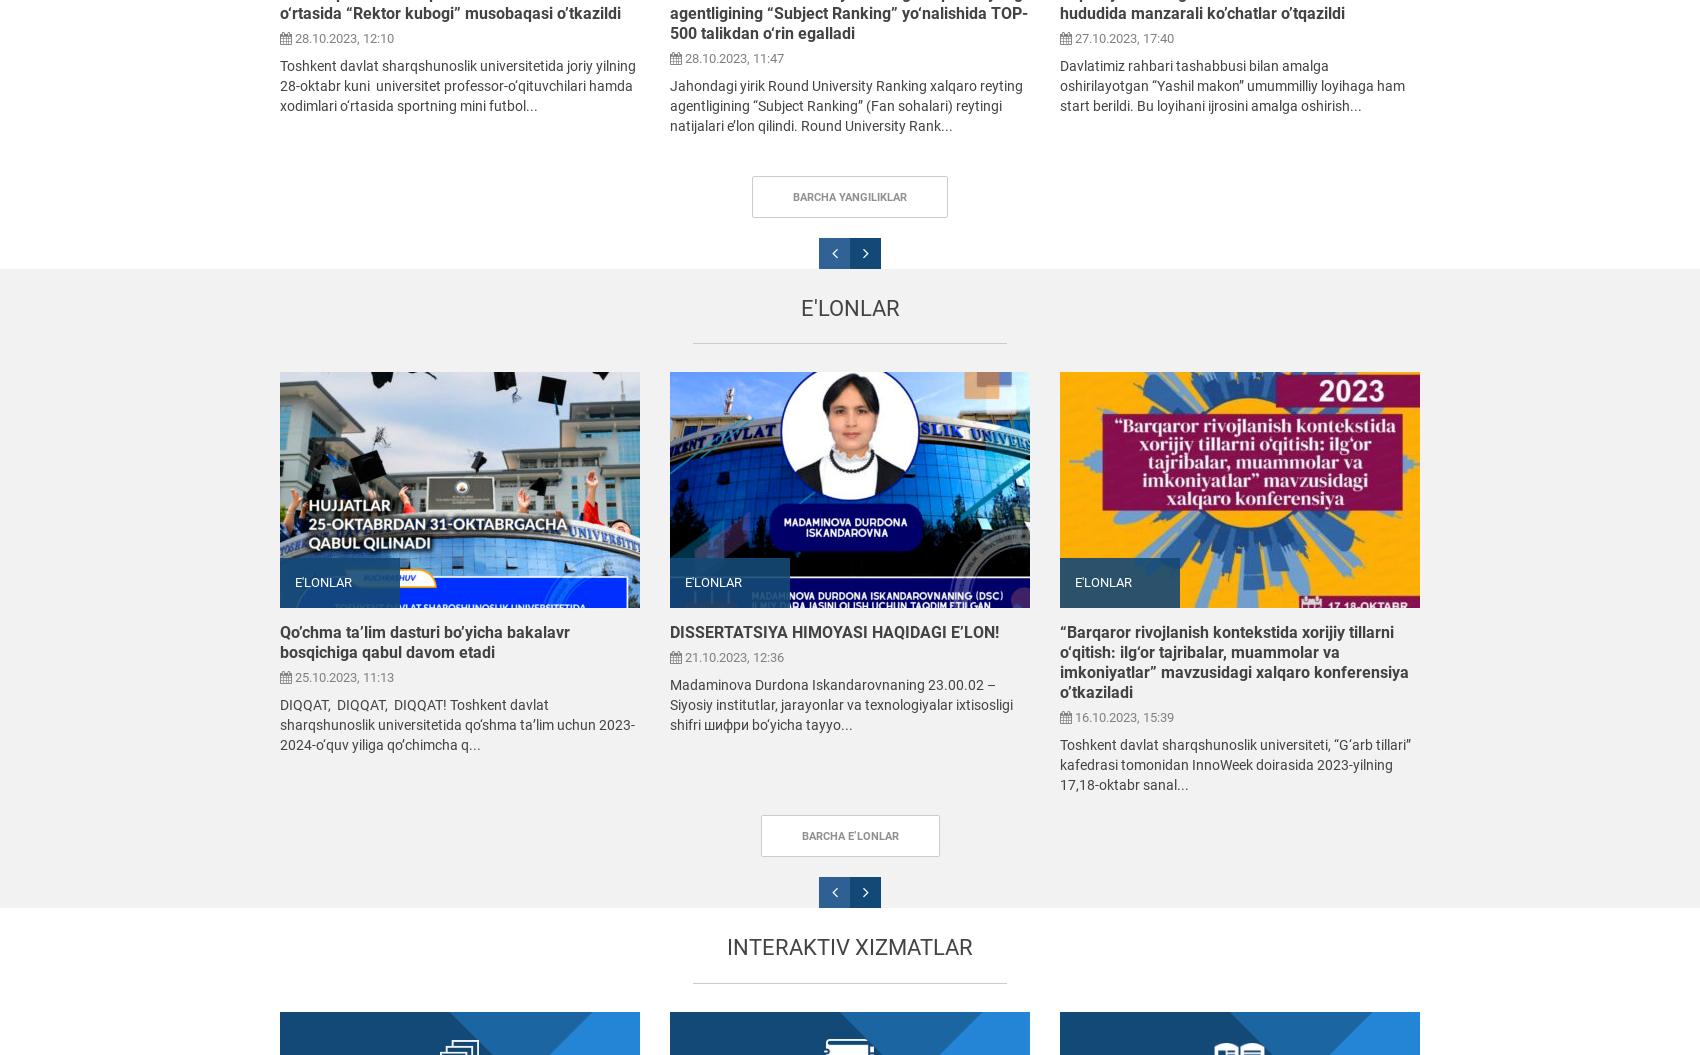  Describe the element at coordinates (850, 947) in the screenshot. I see `'Interaktiv xizmatlar'` at that location.